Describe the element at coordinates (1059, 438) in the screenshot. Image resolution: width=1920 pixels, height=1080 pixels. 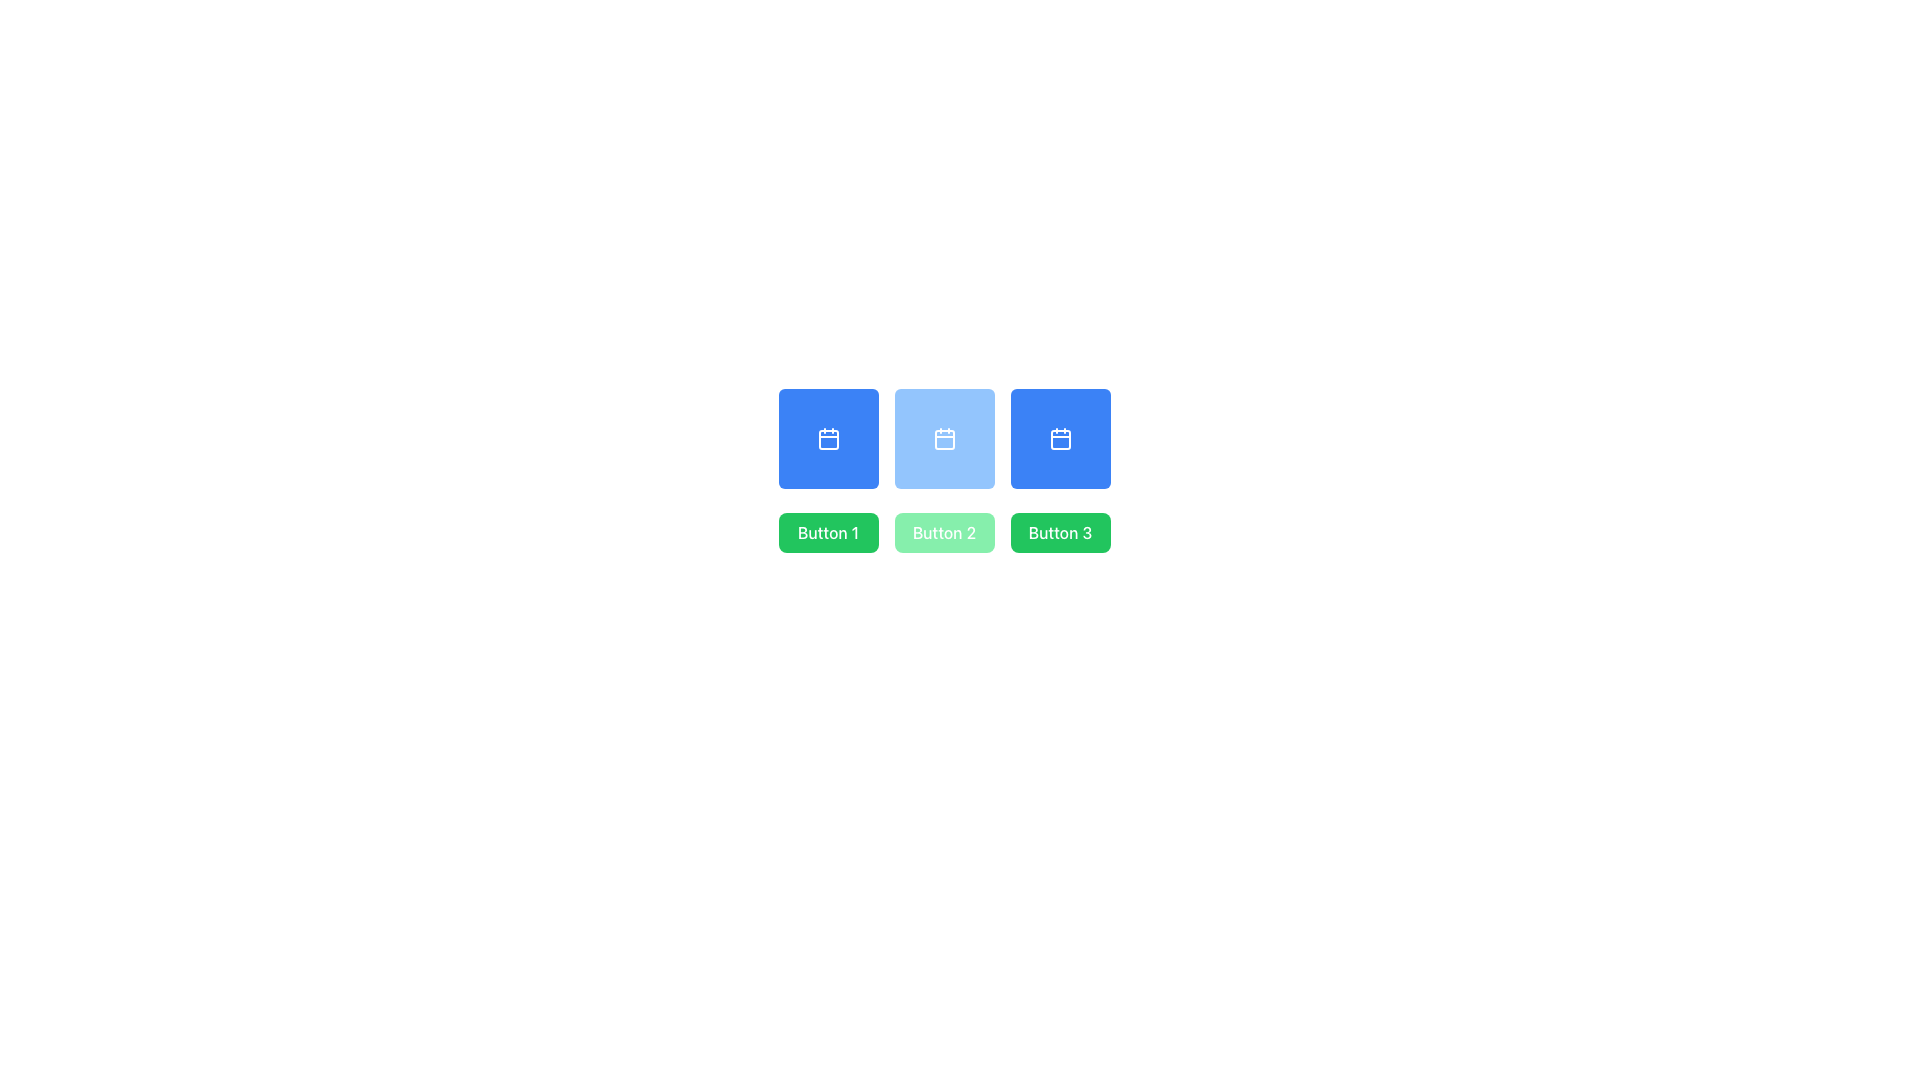
I see `the calendar icon in the blue square button located at the far right of a horizontal group of three buttons` at that location.